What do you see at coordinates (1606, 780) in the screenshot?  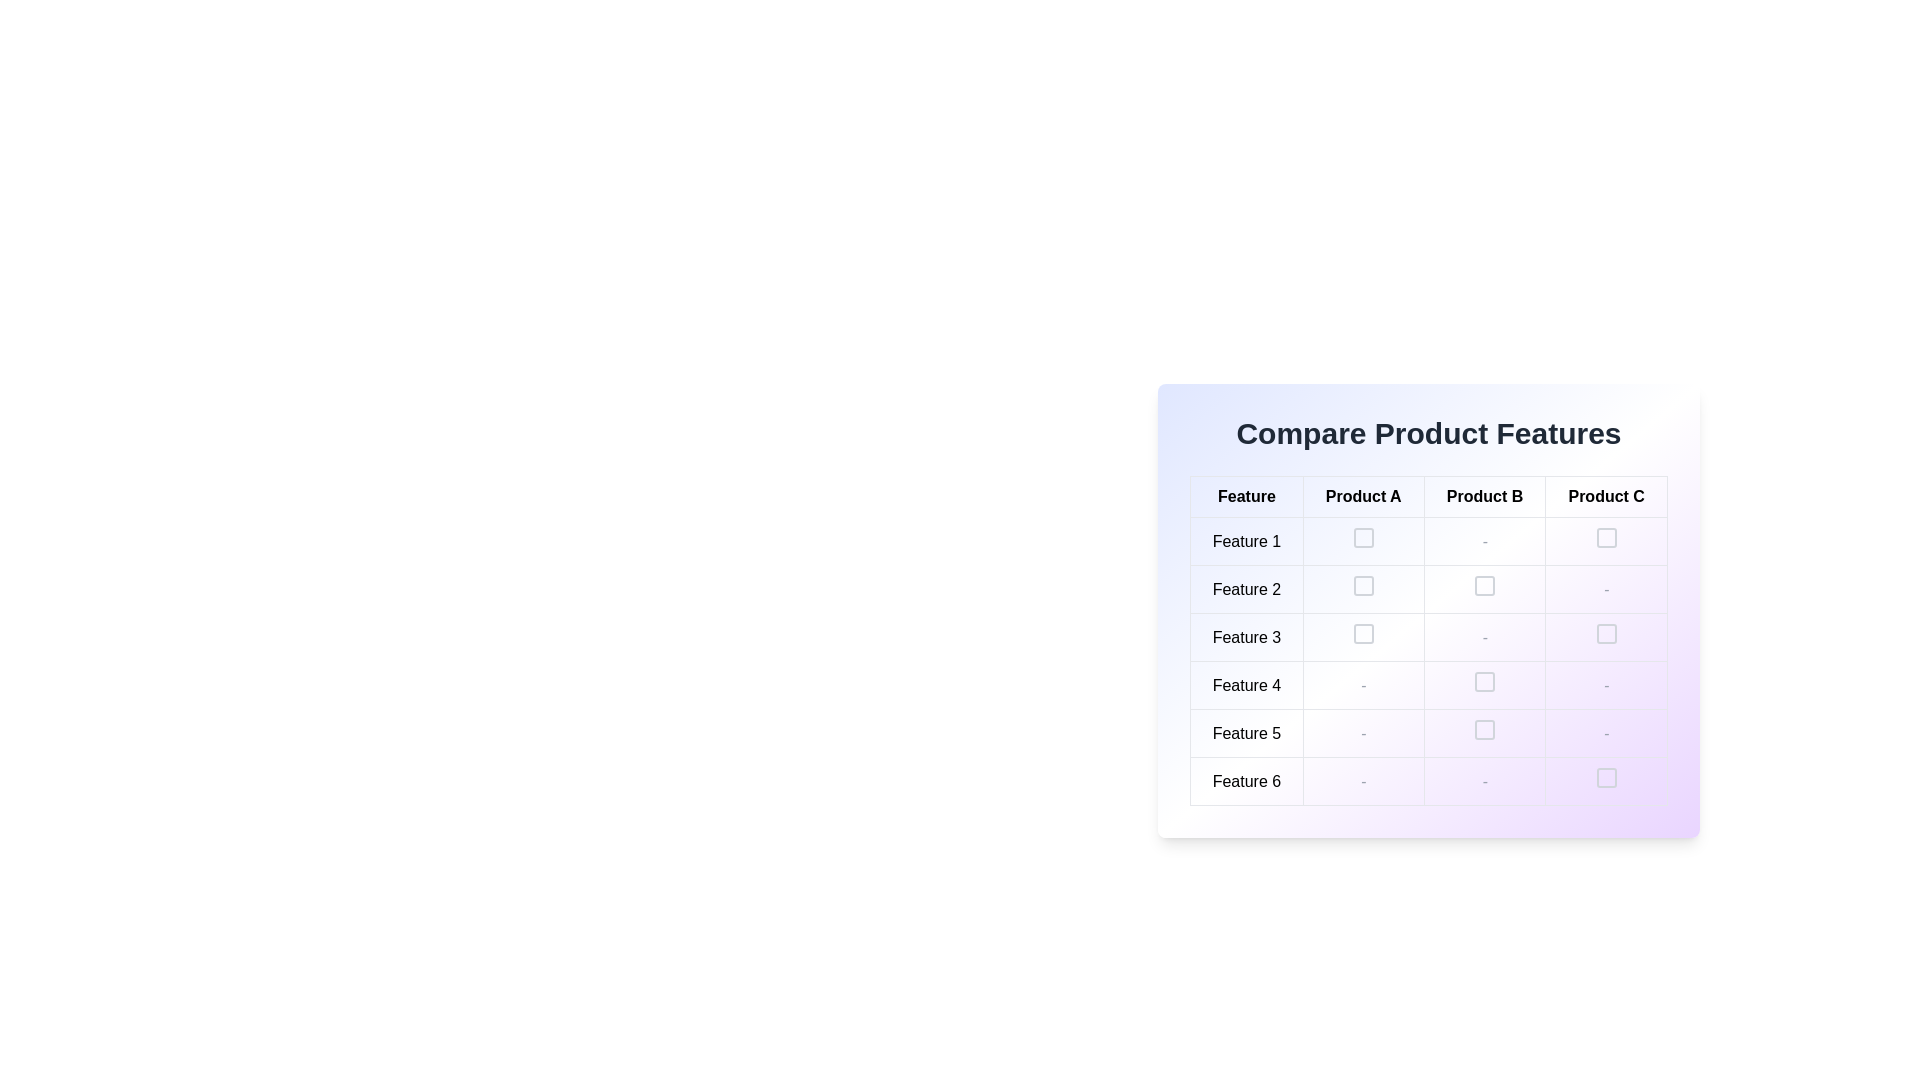 I see `the checkbox in the last cell of the last row of the feature comparison grid, specifically in the 'Product C' column and 'Feature 6' row` at bounding box center [1606, 780].